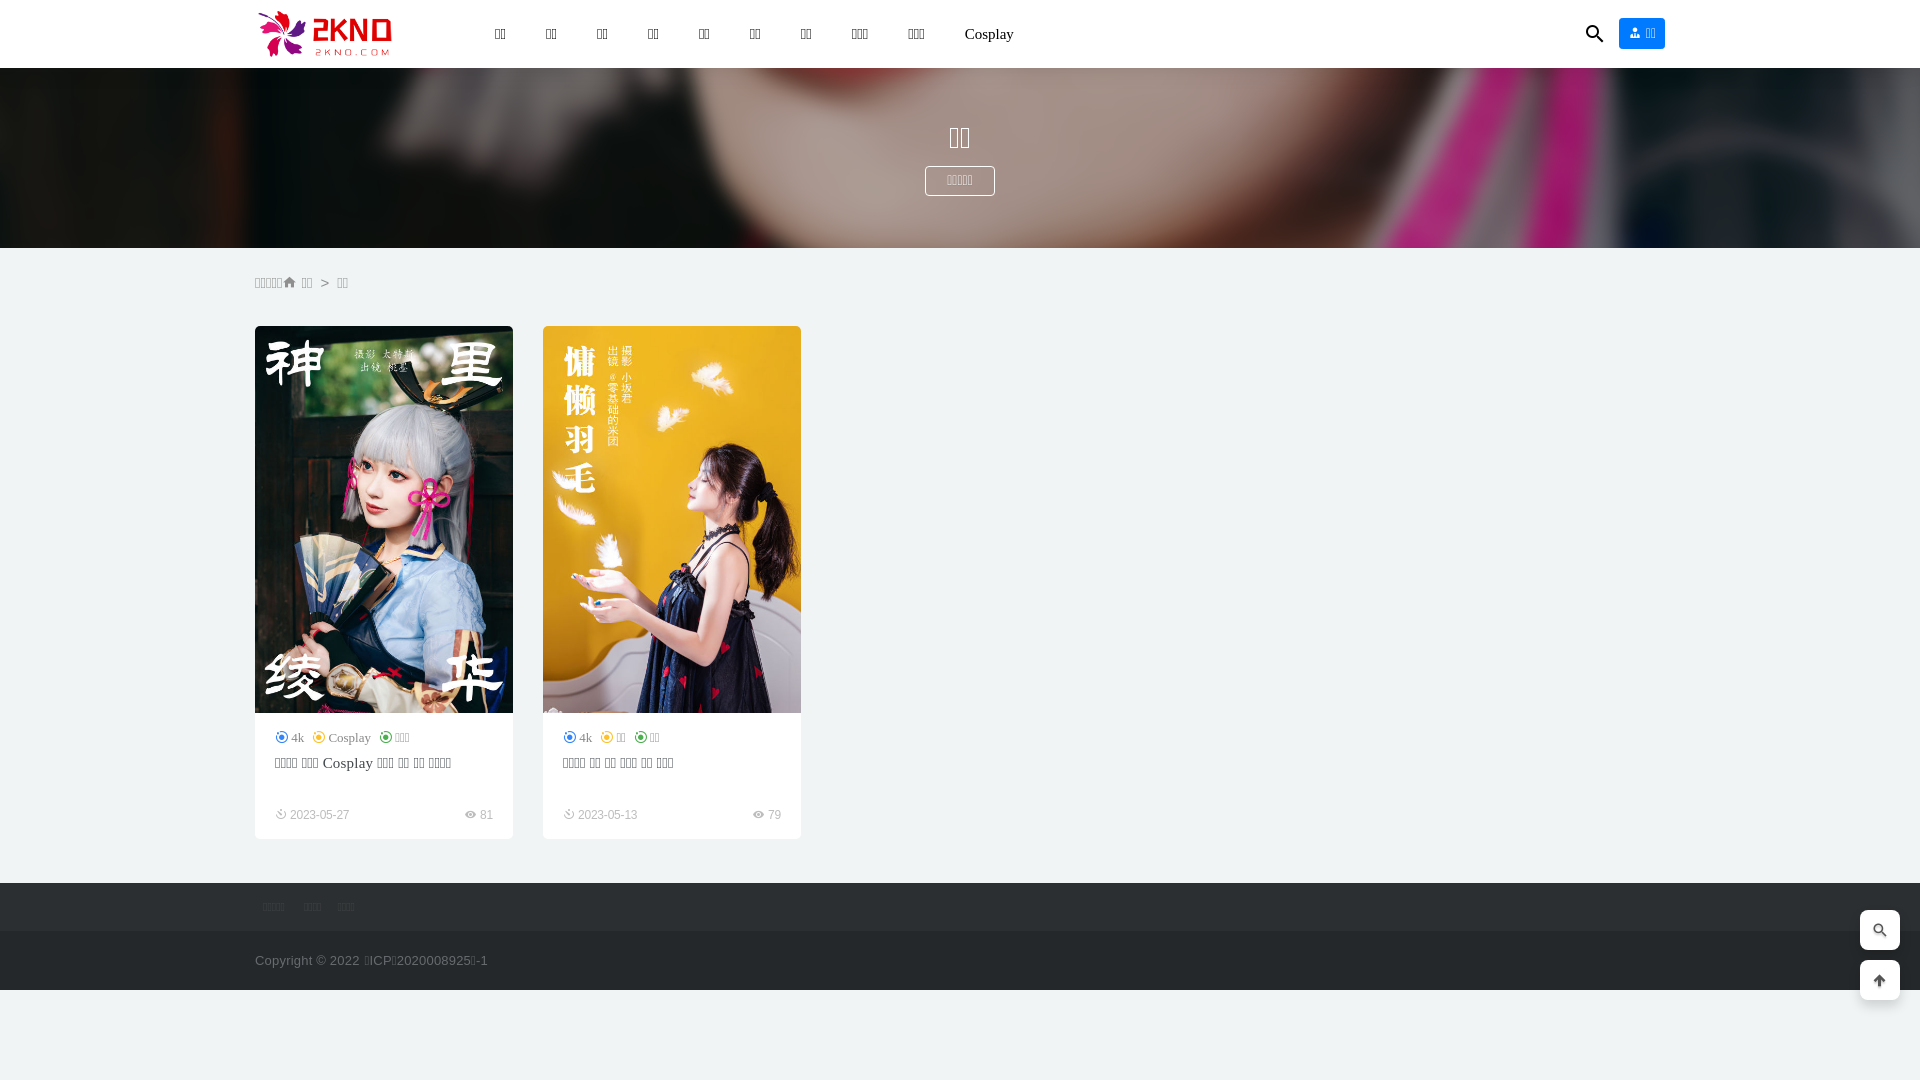 The height and width of the screenshot is (1080, 1920). I want to click on '4k', so click(273, 737).